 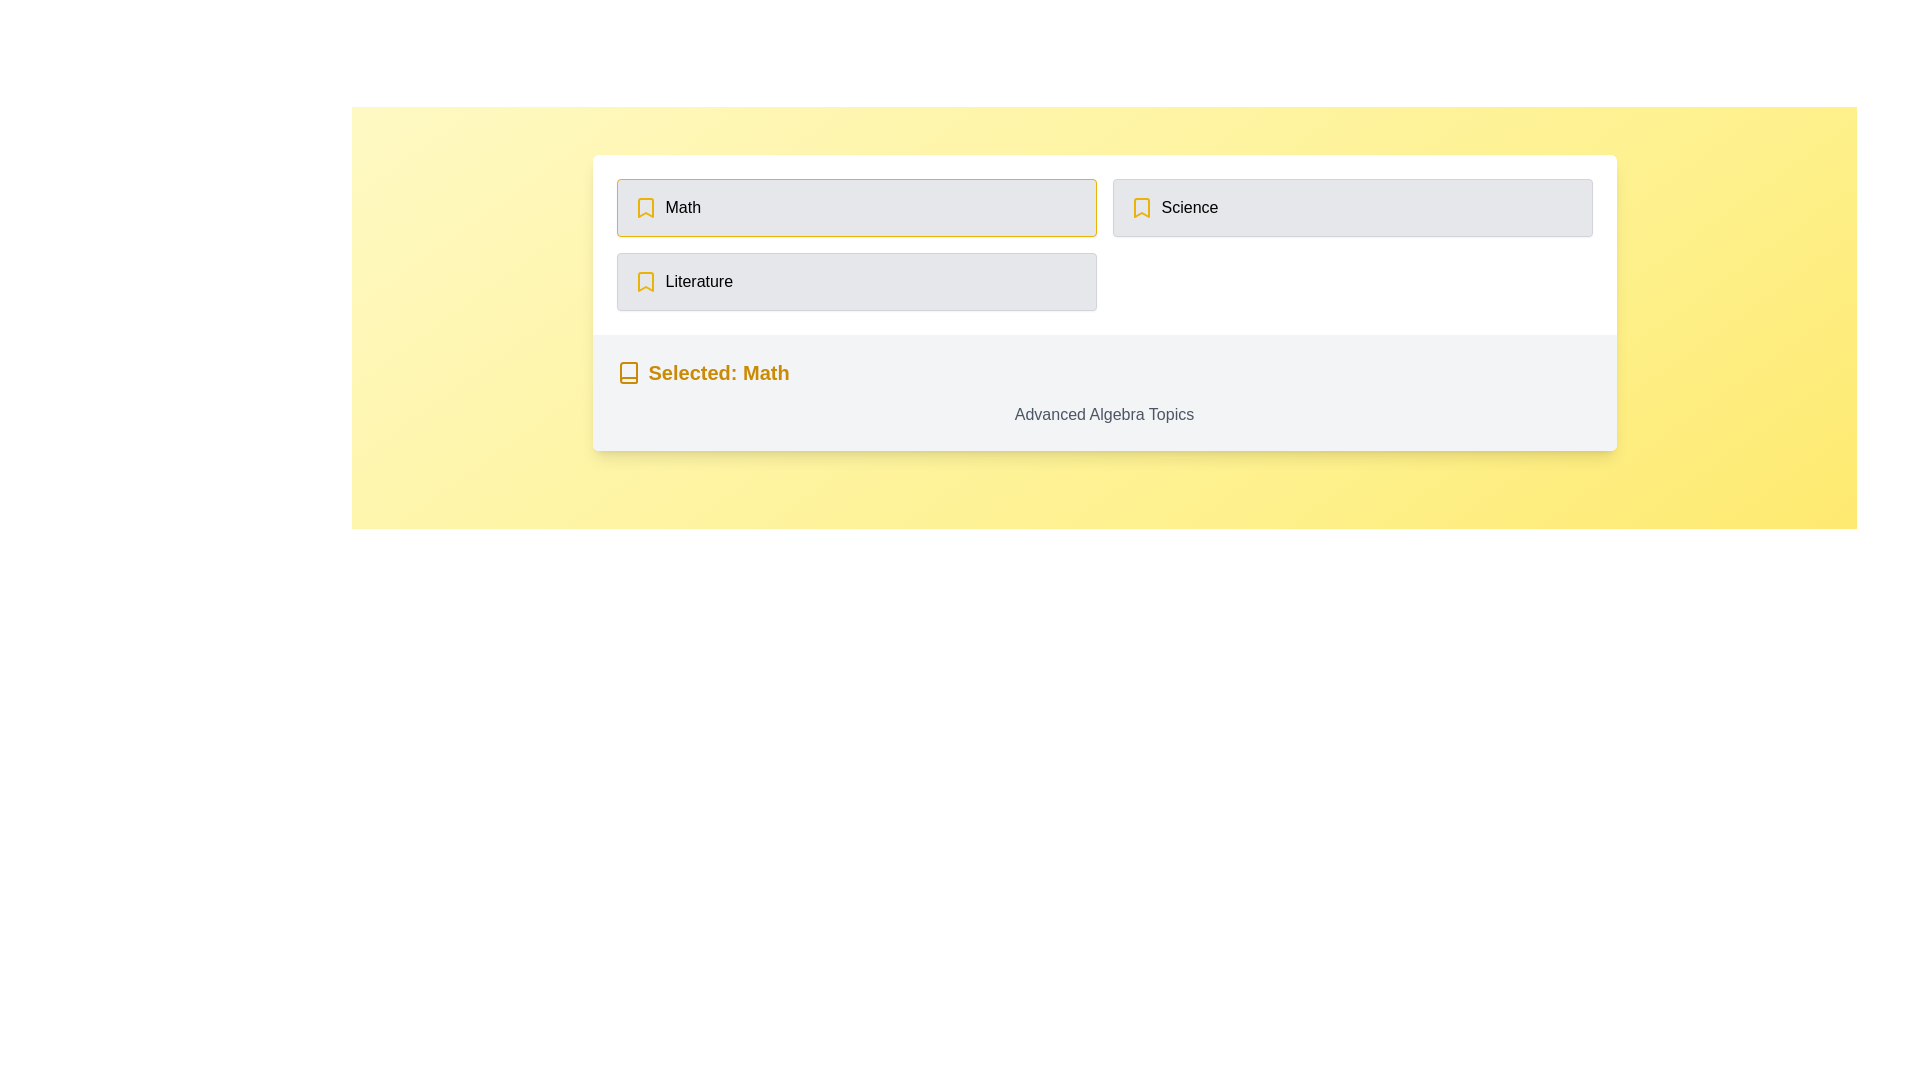 What do you see at coordinates (1352, 208) in the screenshot?
I see `the 'Science' category card in the second column of a grid layout` at bounding box center [1352, 208].